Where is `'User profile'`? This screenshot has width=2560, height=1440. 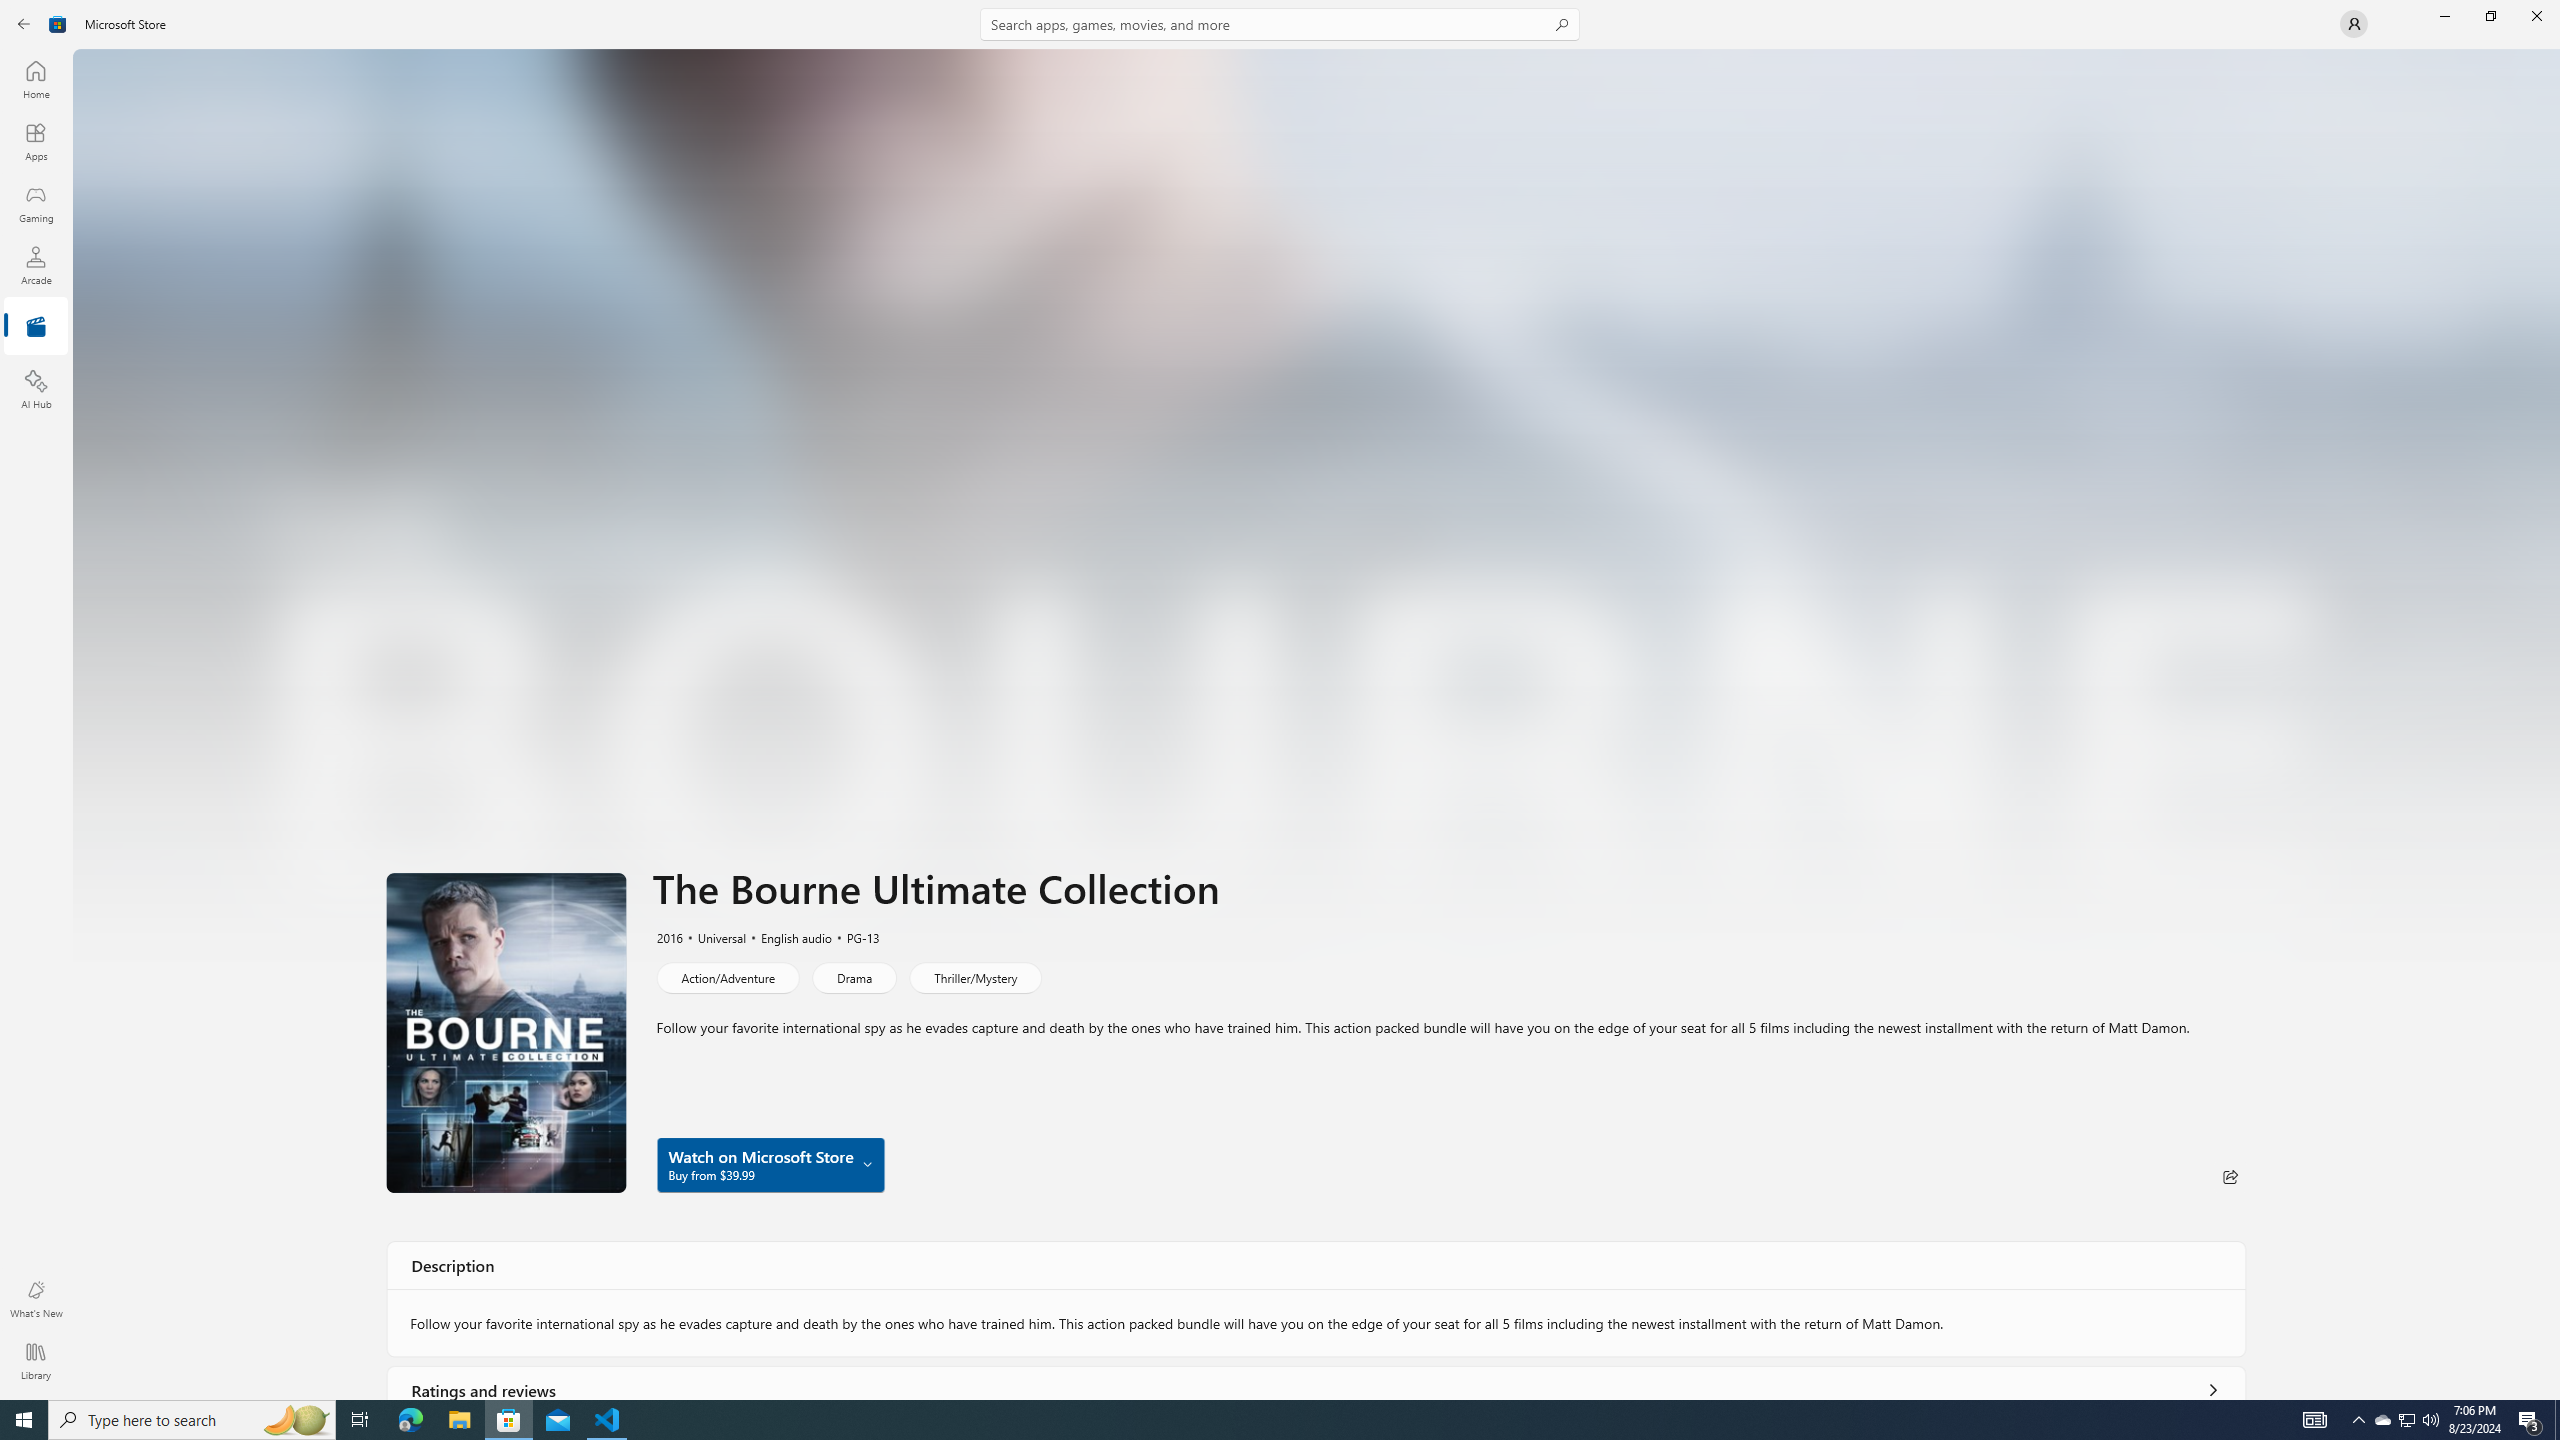
'User profile' is located at coordinates (2352, 22).